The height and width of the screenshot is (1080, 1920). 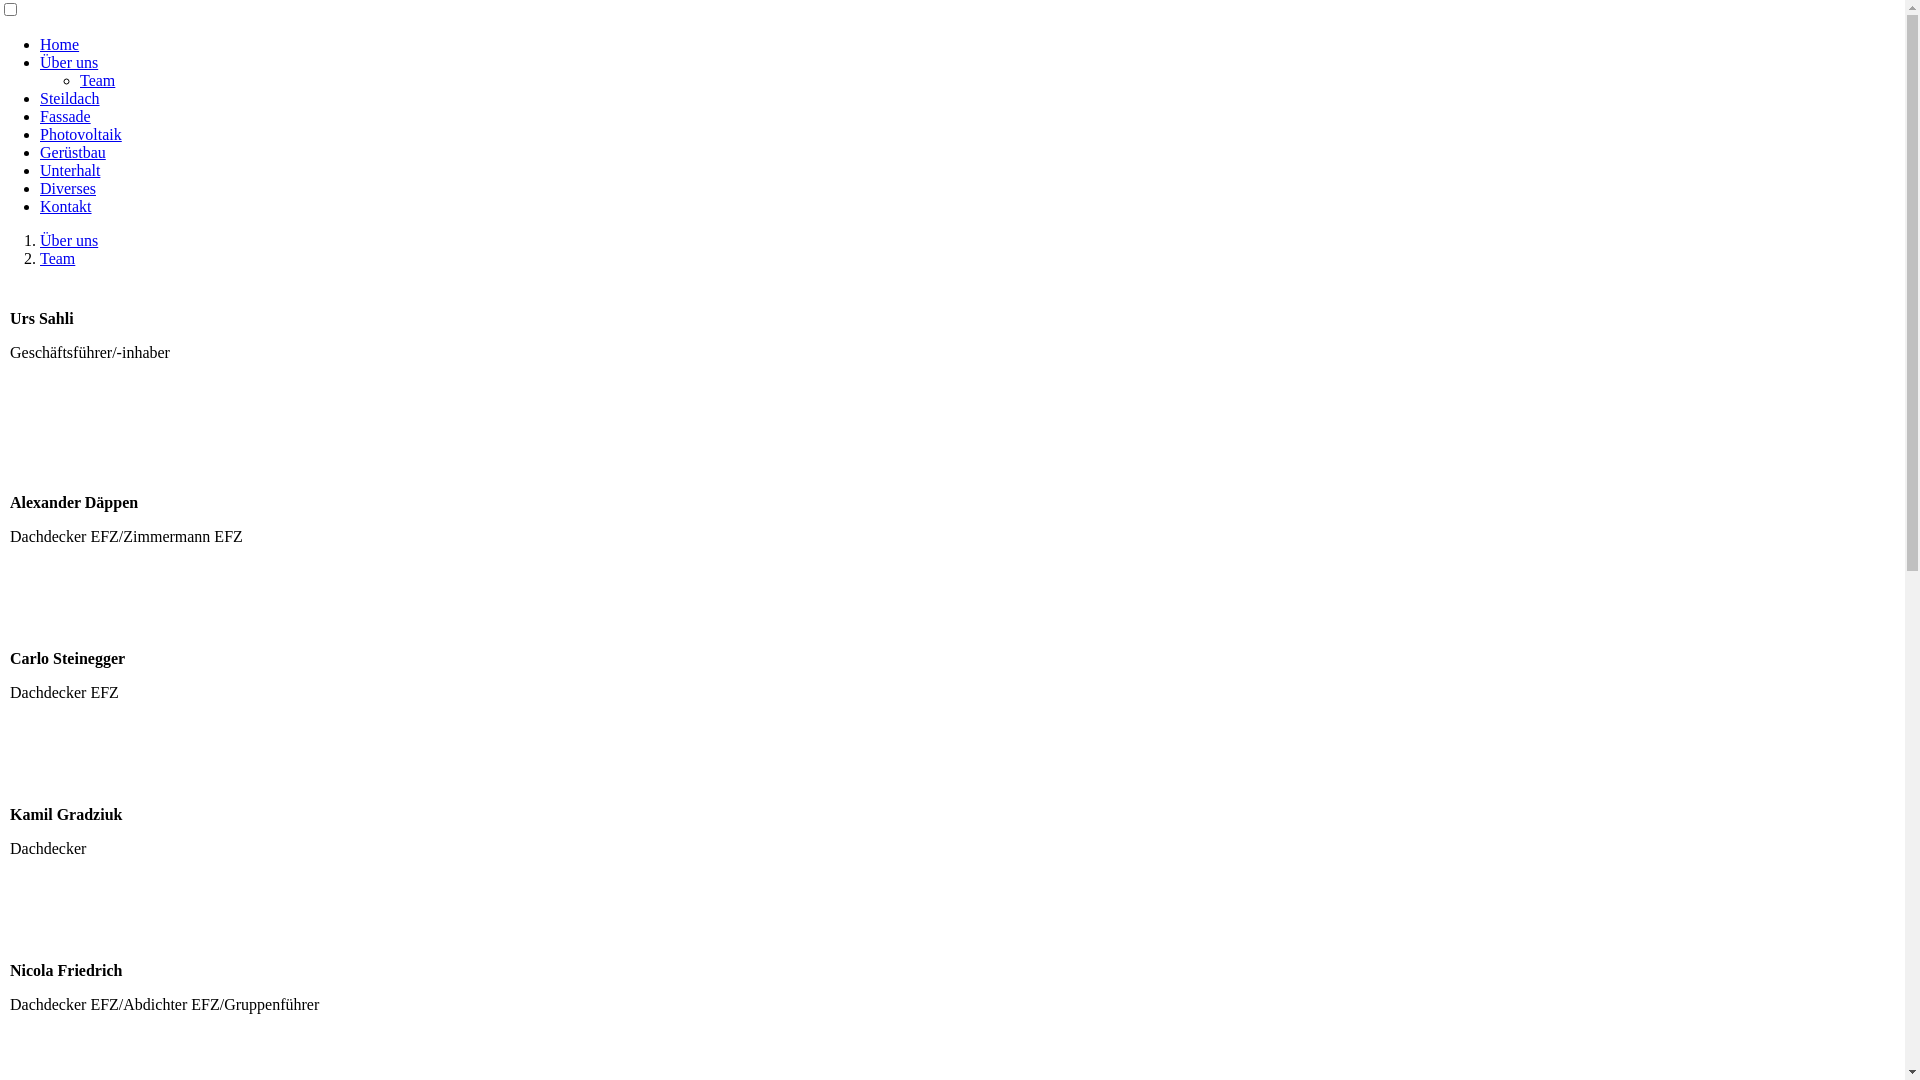 What do you see at coordinates (66, 206) in the screenshot?
I see `'Kontakt'` at bounding box center [66, 206].